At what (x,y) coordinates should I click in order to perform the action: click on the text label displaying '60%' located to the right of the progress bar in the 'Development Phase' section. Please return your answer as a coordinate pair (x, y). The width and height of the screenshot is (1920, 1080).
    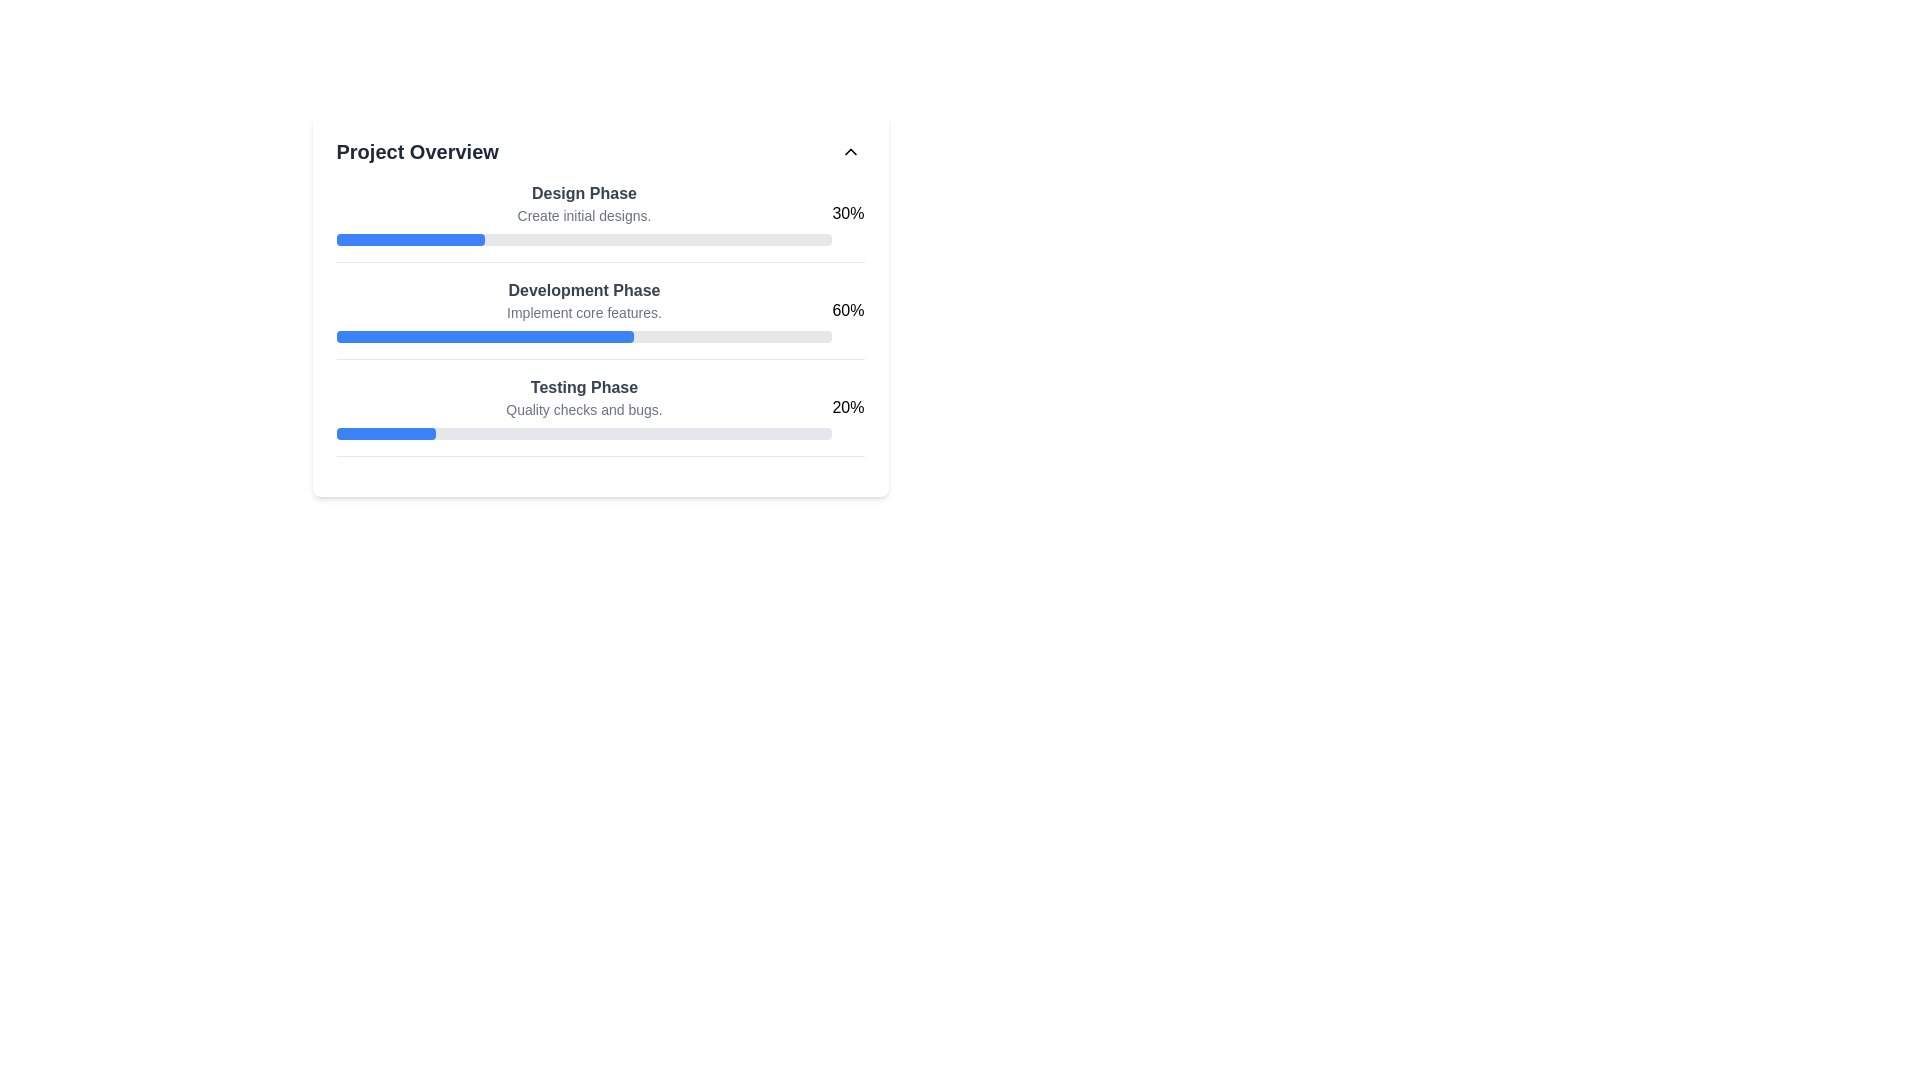
    Looking at the image, I should click on (848, 311).